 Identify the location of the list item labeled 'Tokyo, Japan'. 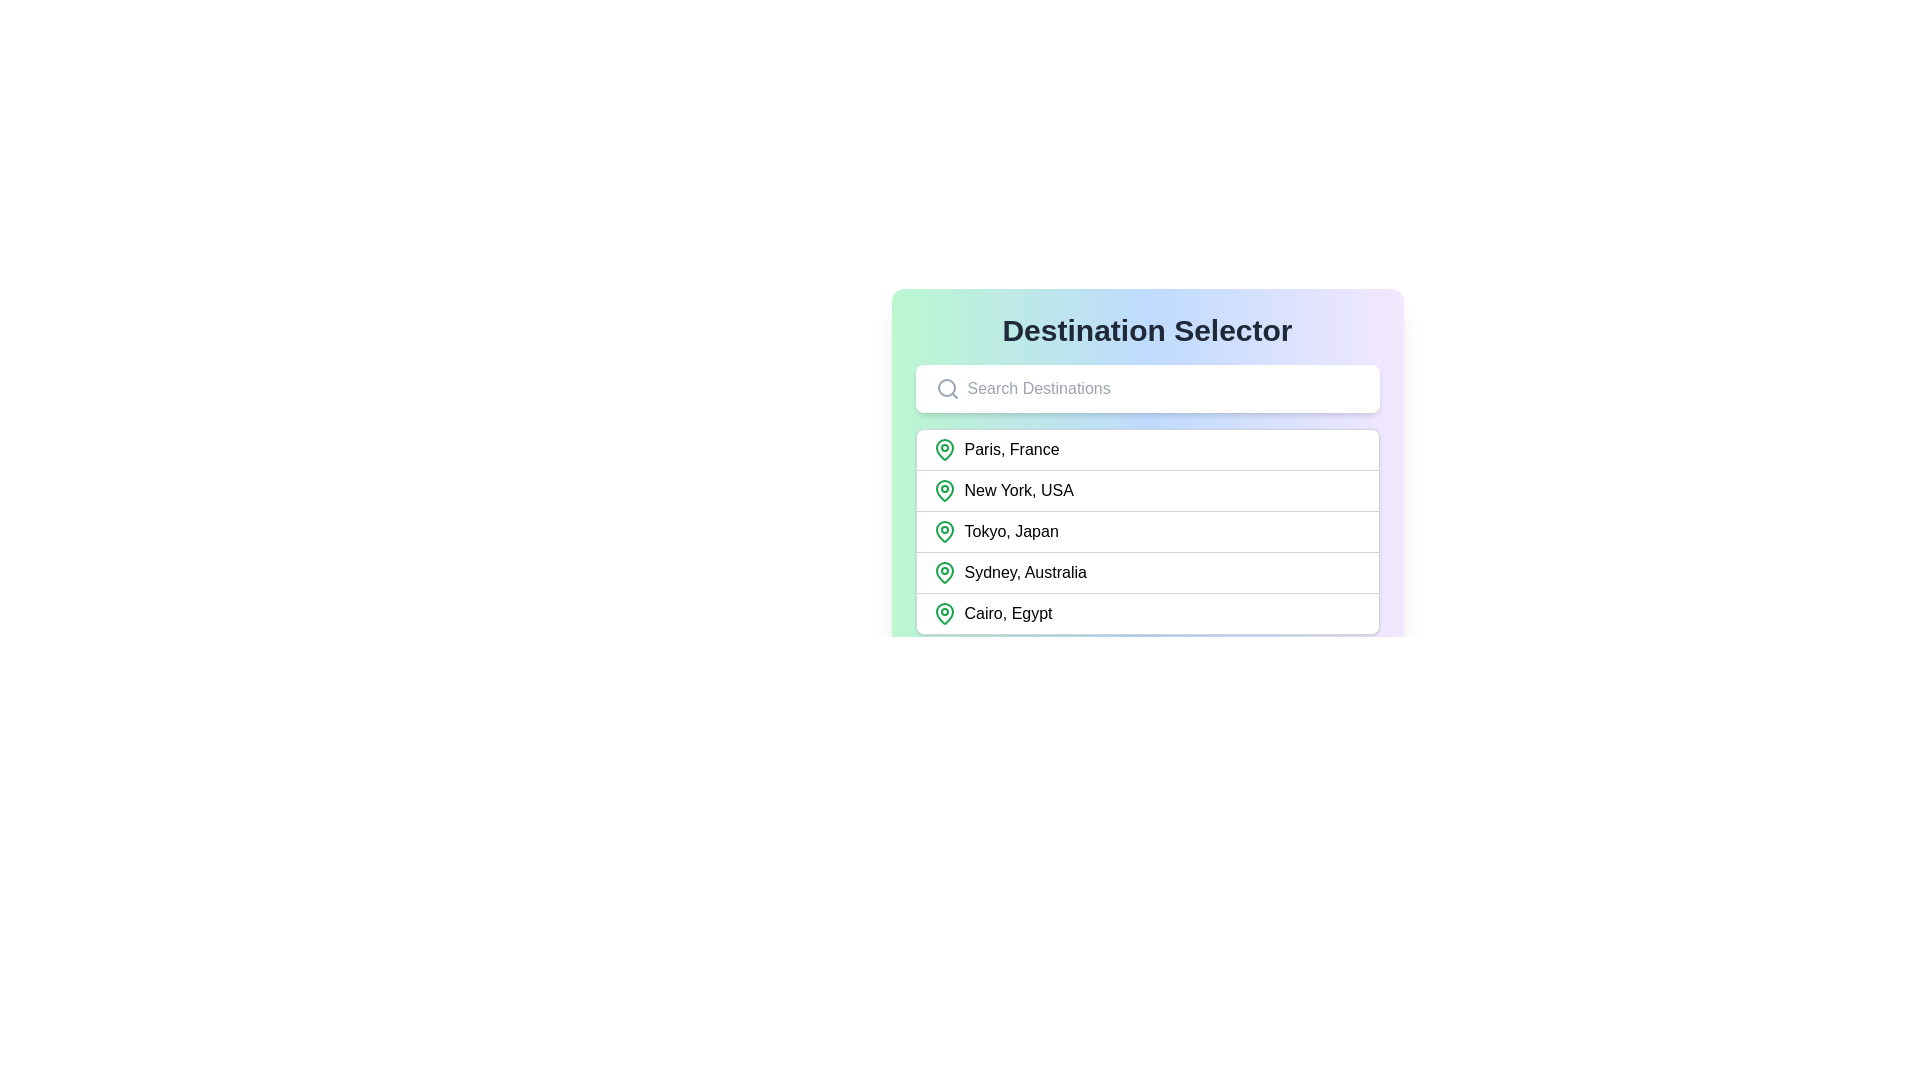
(1147, 530).